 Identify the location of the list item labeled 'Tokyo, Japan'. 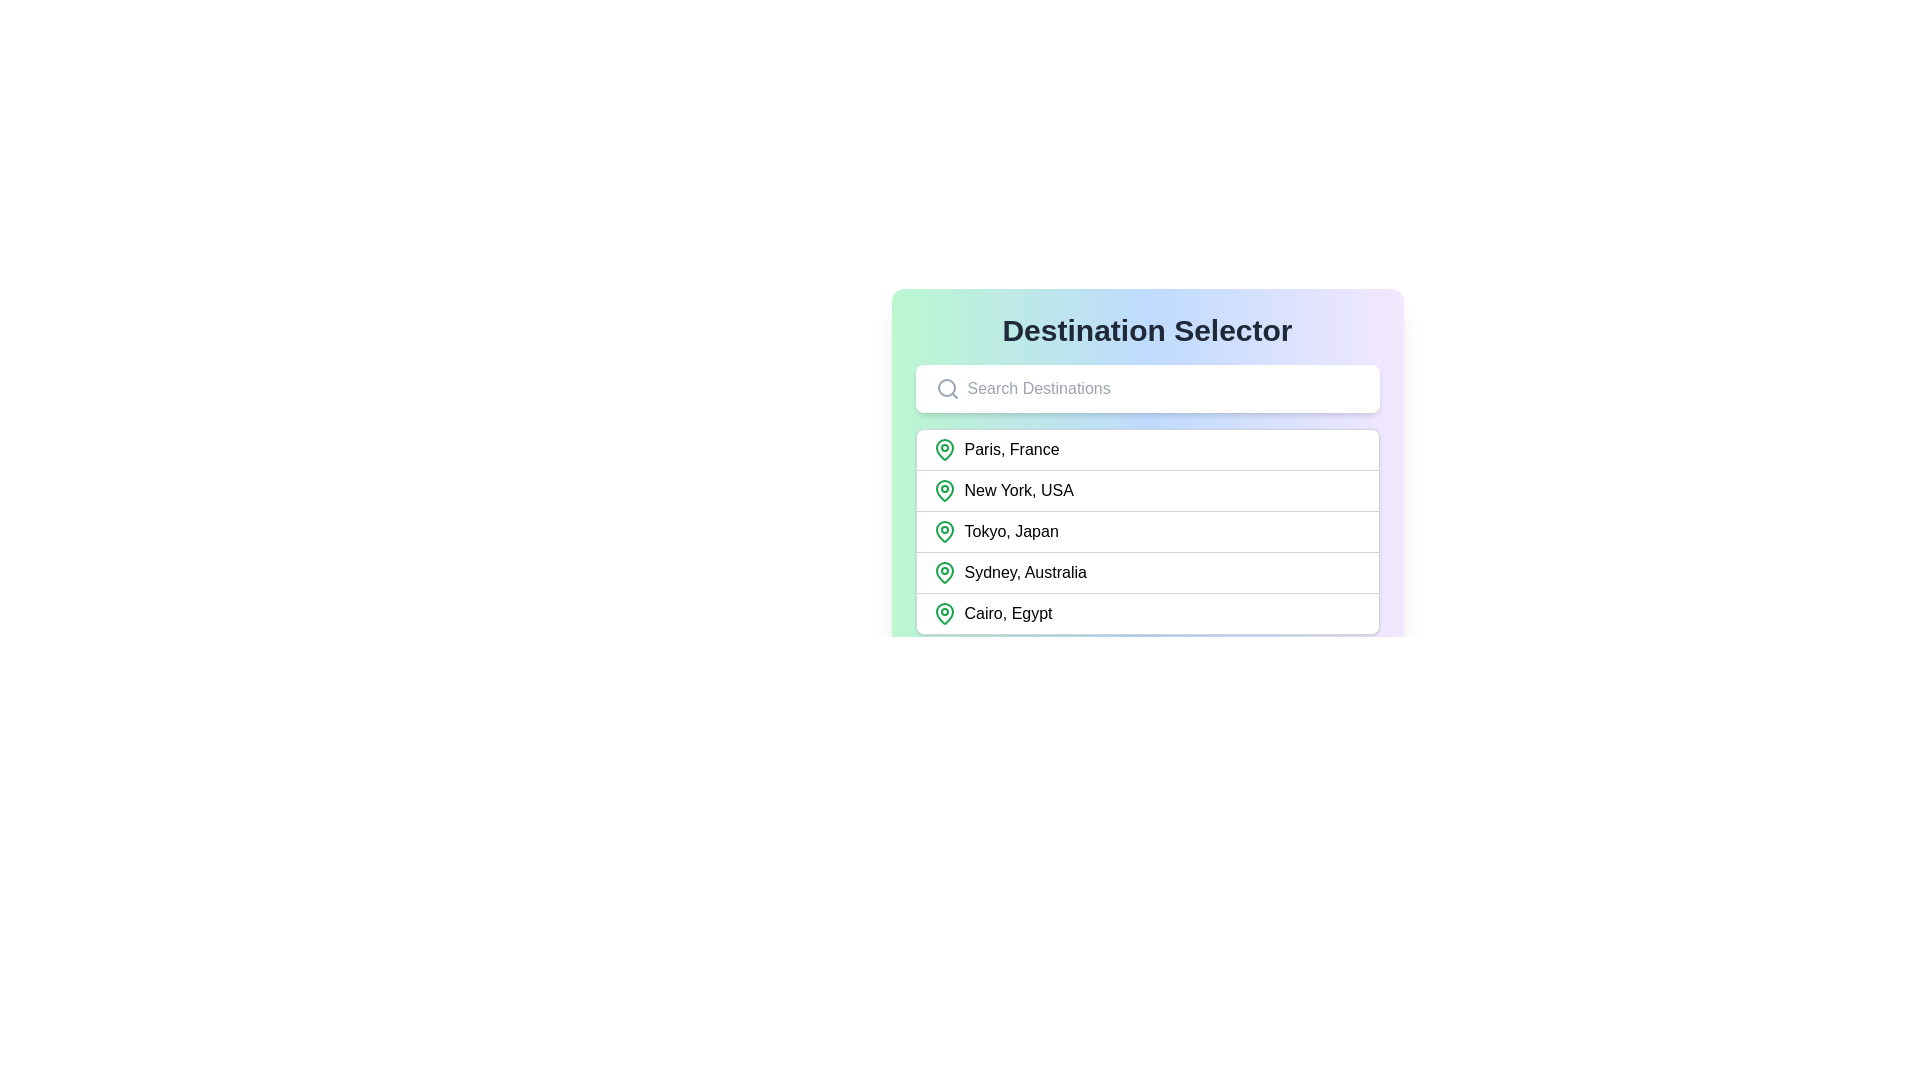
(1147, 530).